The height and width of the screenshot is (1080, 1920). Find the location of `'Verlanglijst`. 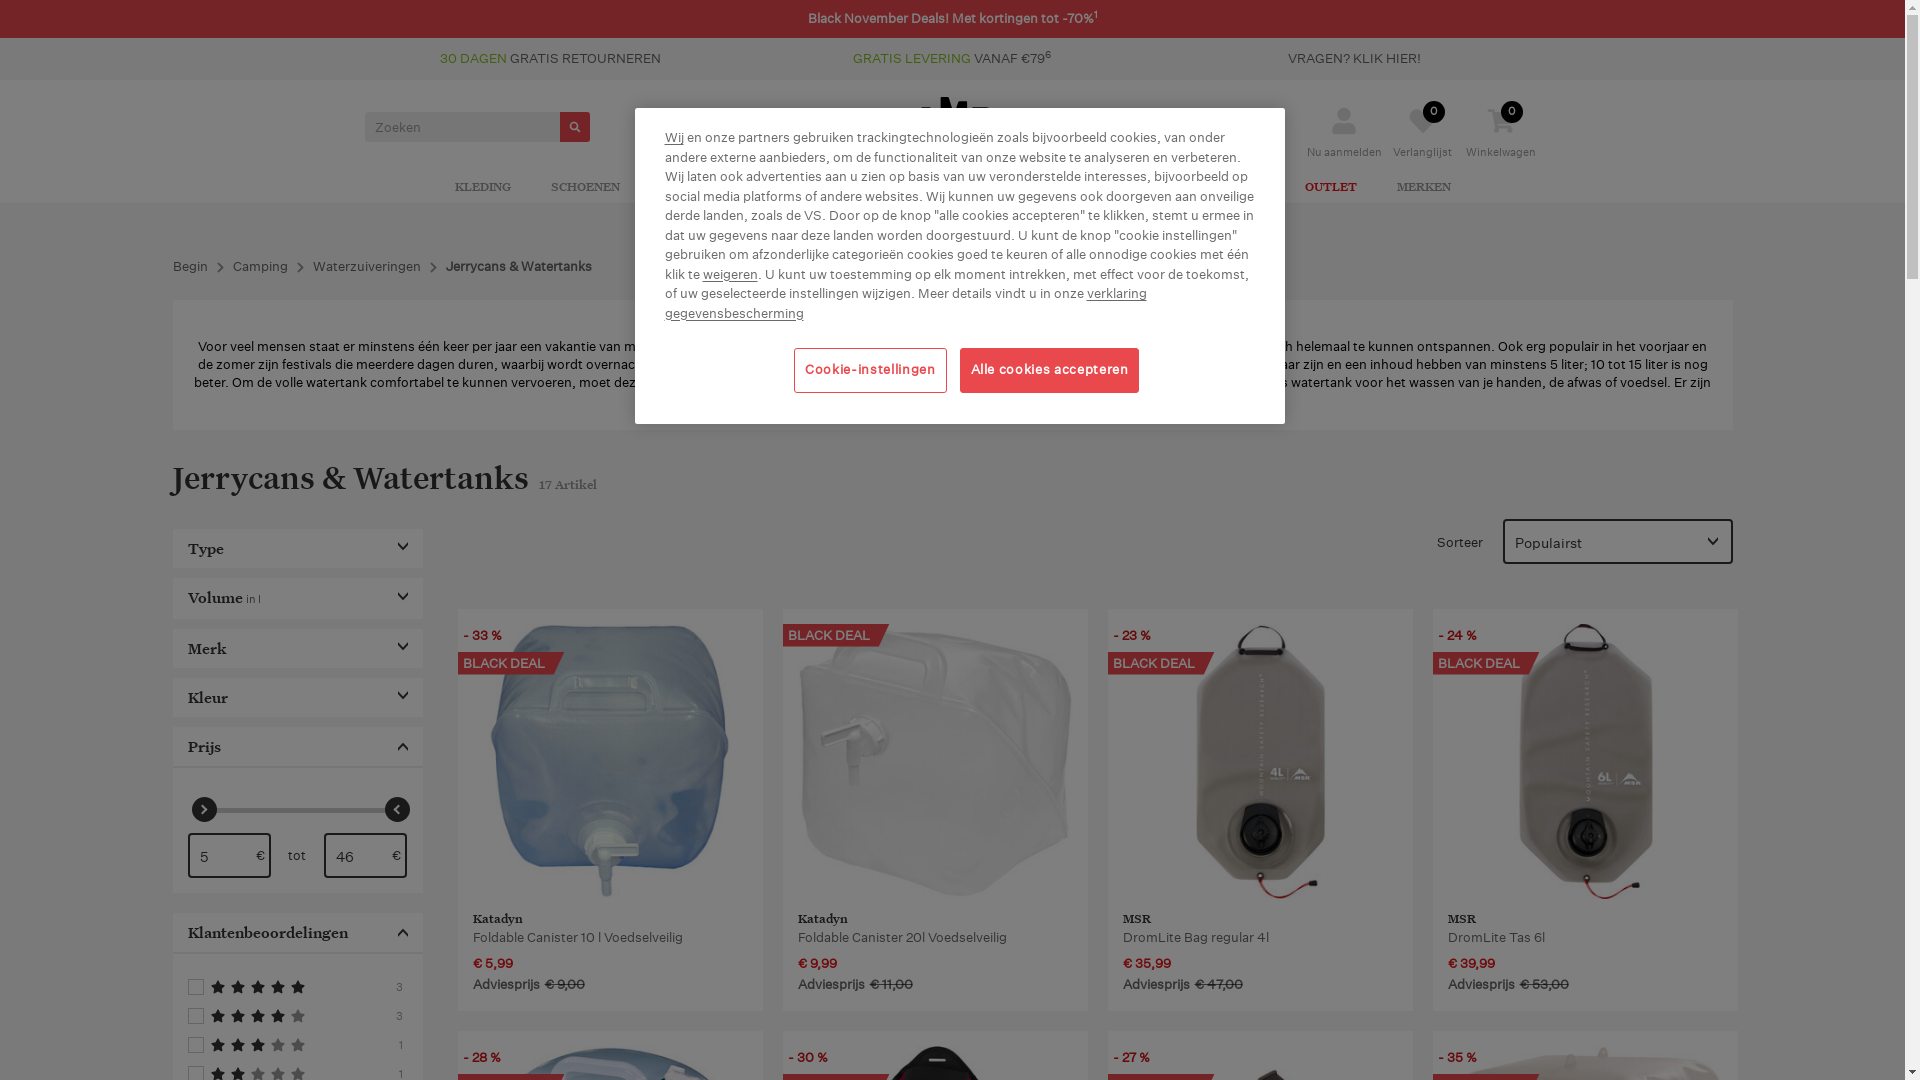

'Verlanglijst is located at coordinates (1420, 145).